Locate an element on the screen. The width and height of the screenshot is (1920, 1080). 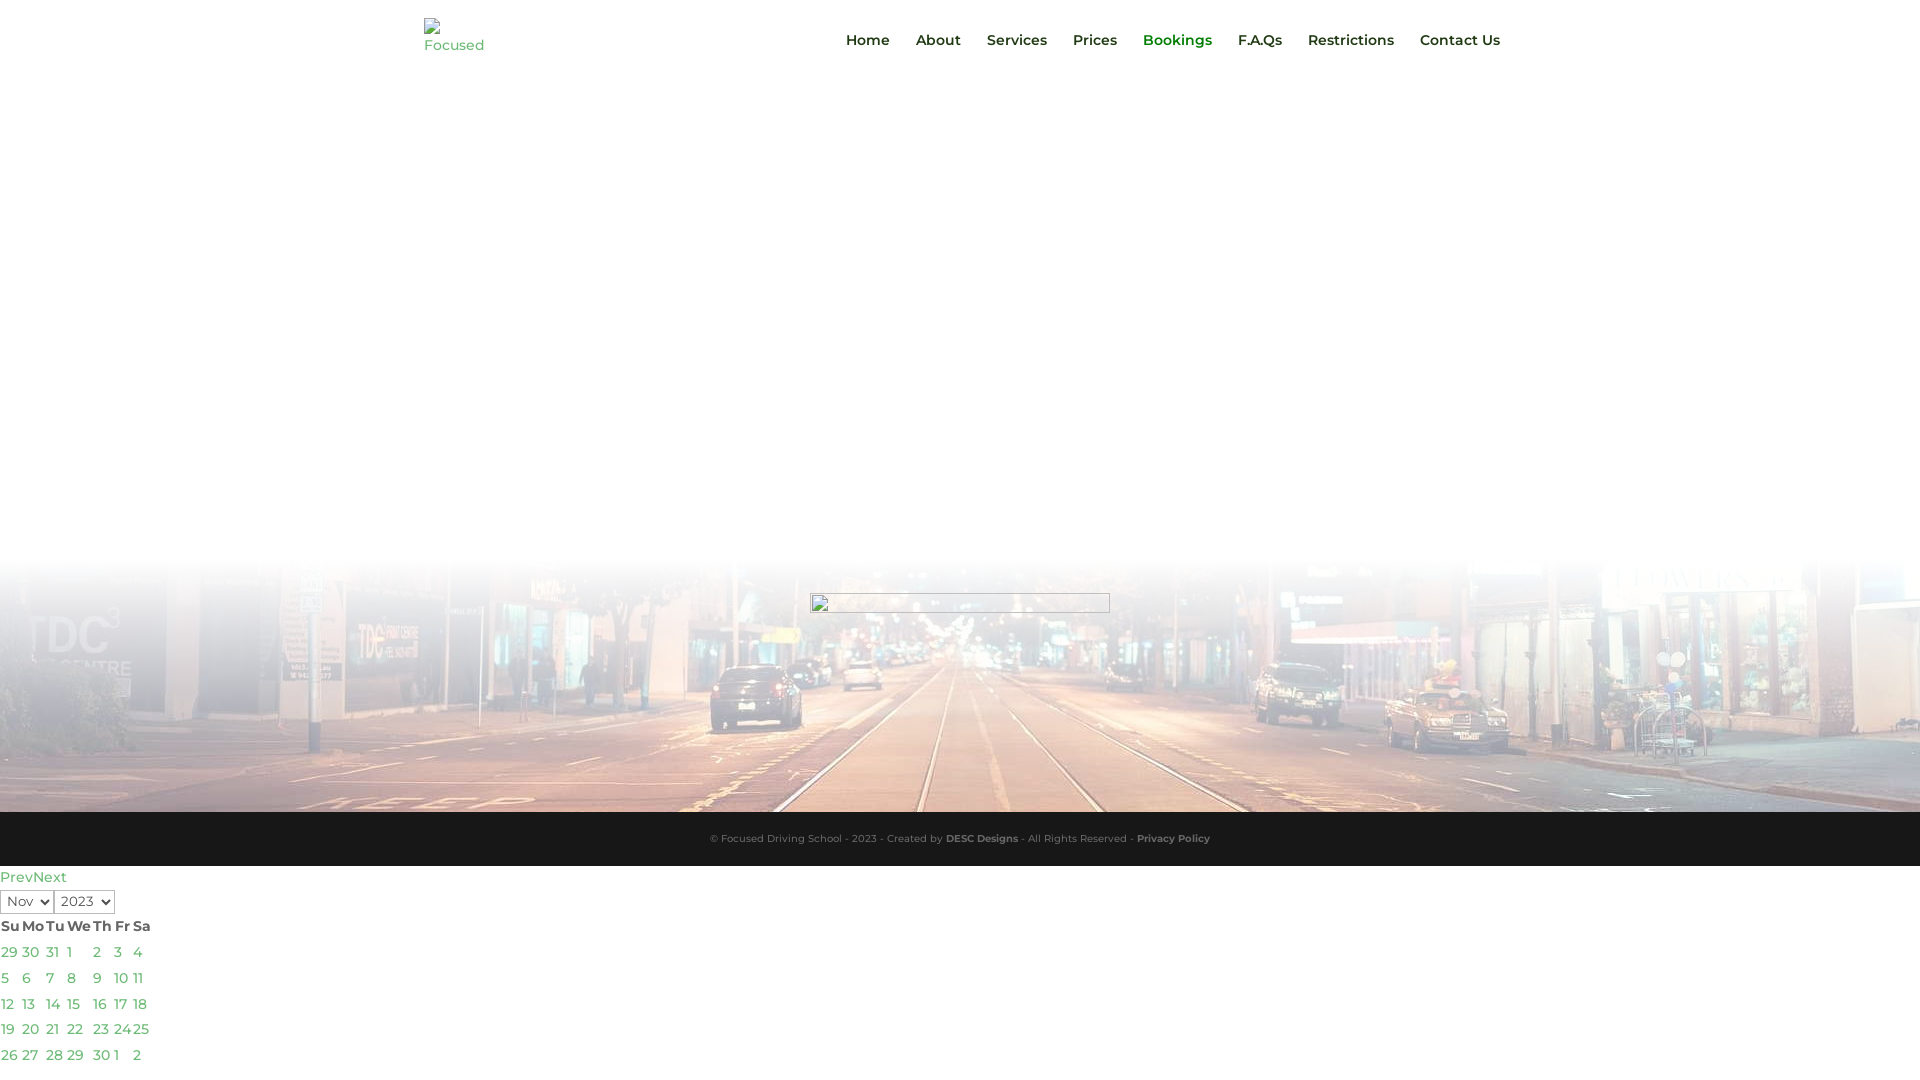
'1' is located at coordinates (115, 1054).